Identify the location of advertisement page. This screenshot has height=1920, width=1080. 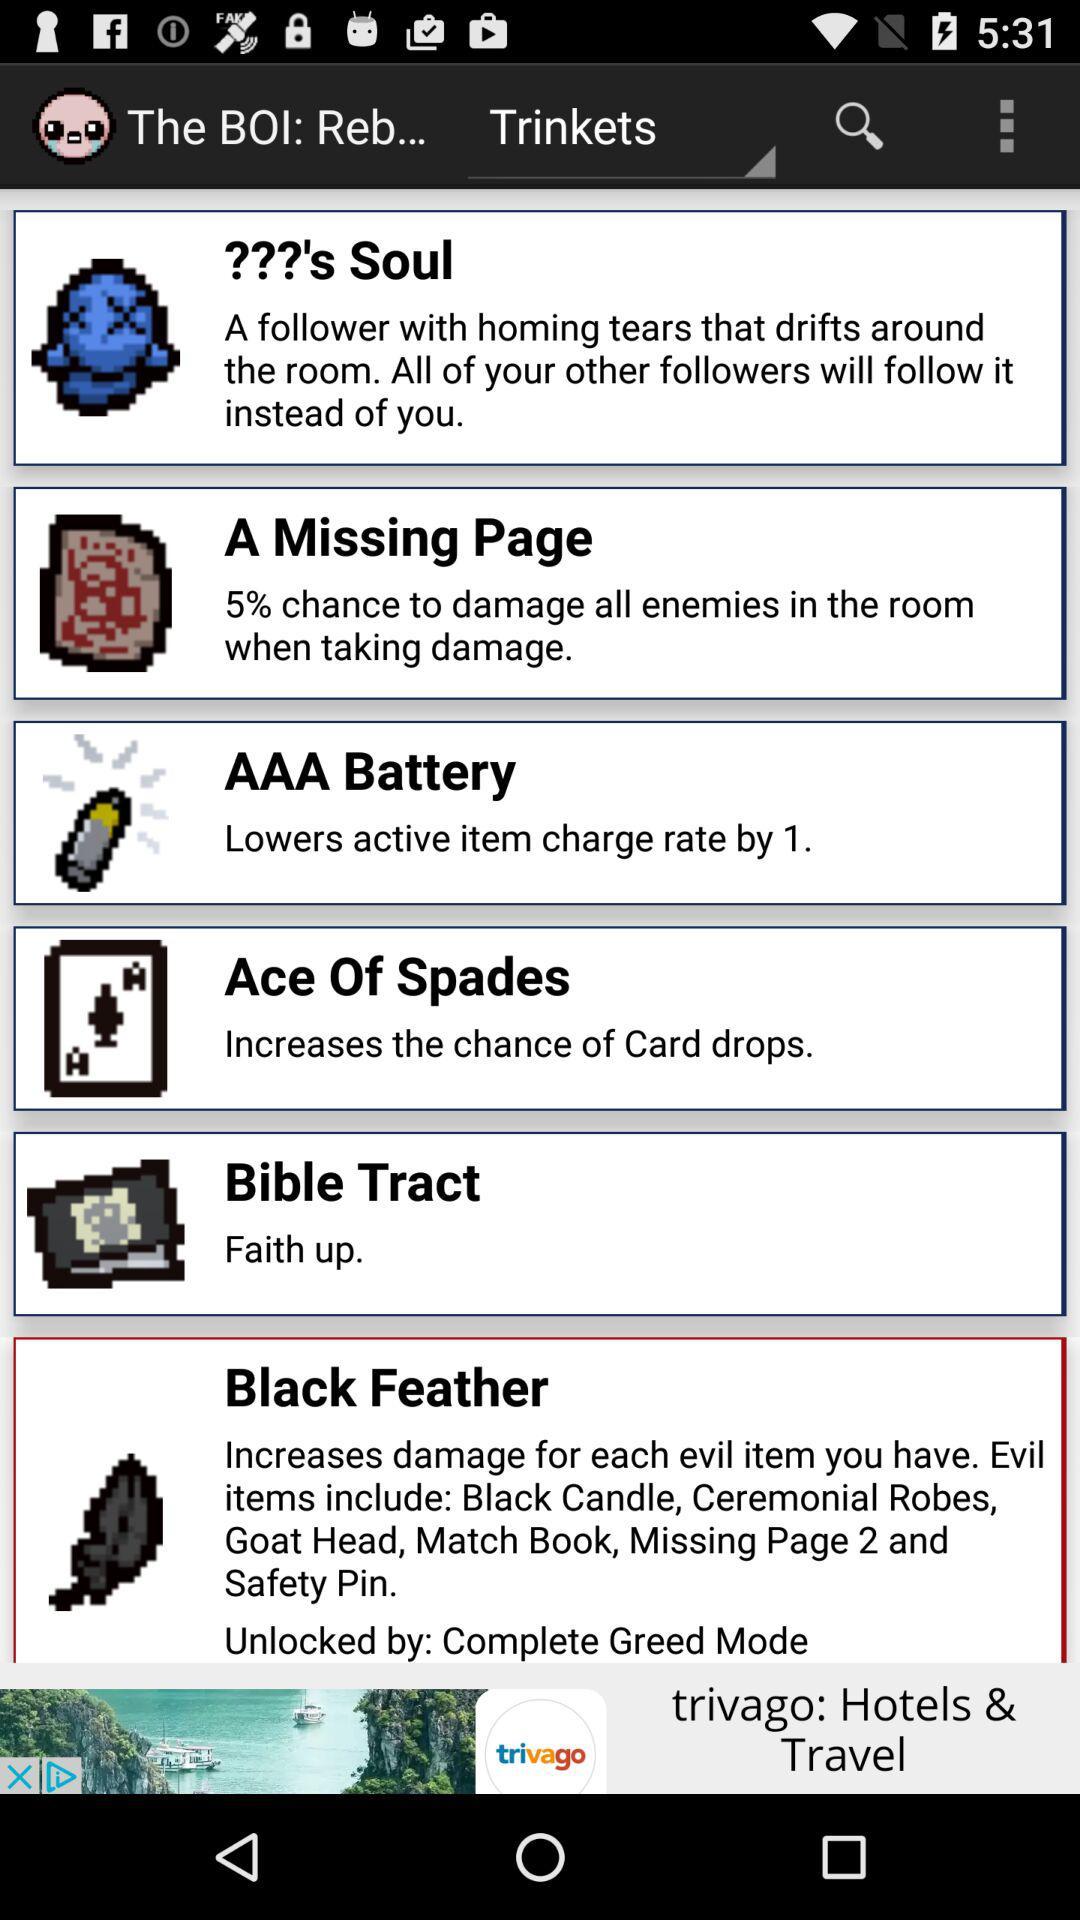
(540, 1727).